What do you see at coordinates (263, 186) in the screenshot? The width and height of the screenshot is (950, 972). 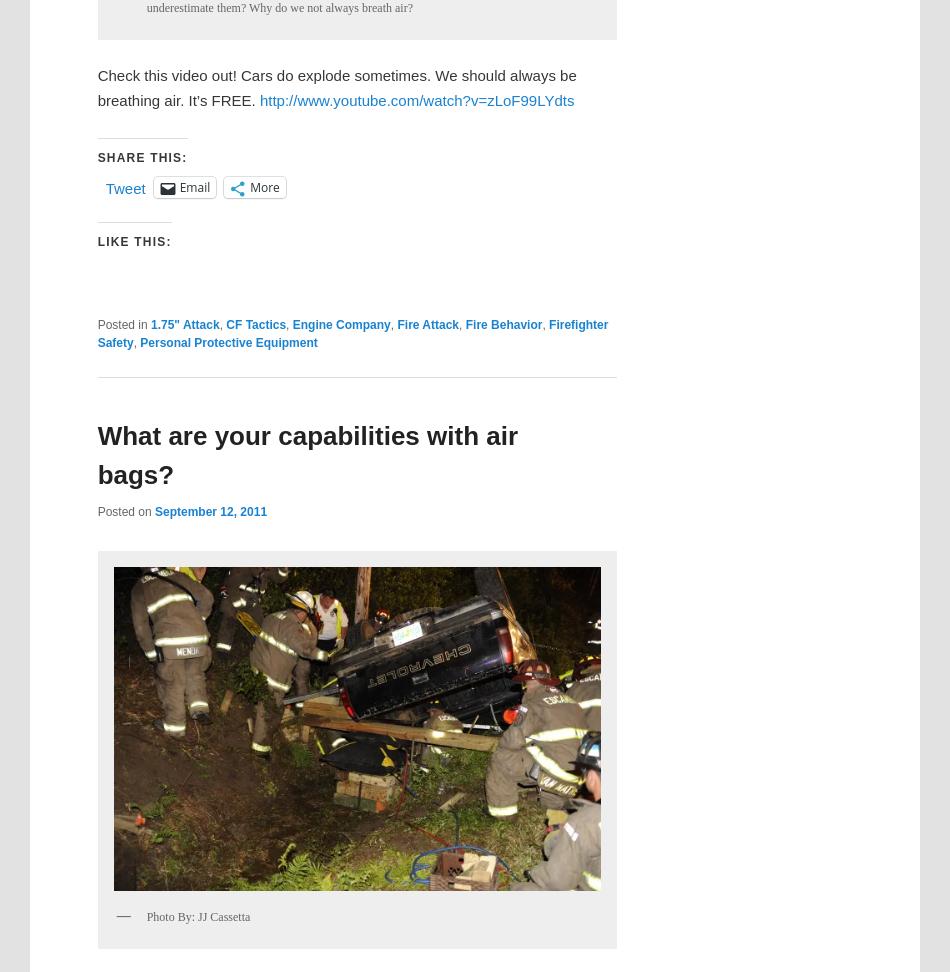 I see `'More'` at bounding box center [263, 186].